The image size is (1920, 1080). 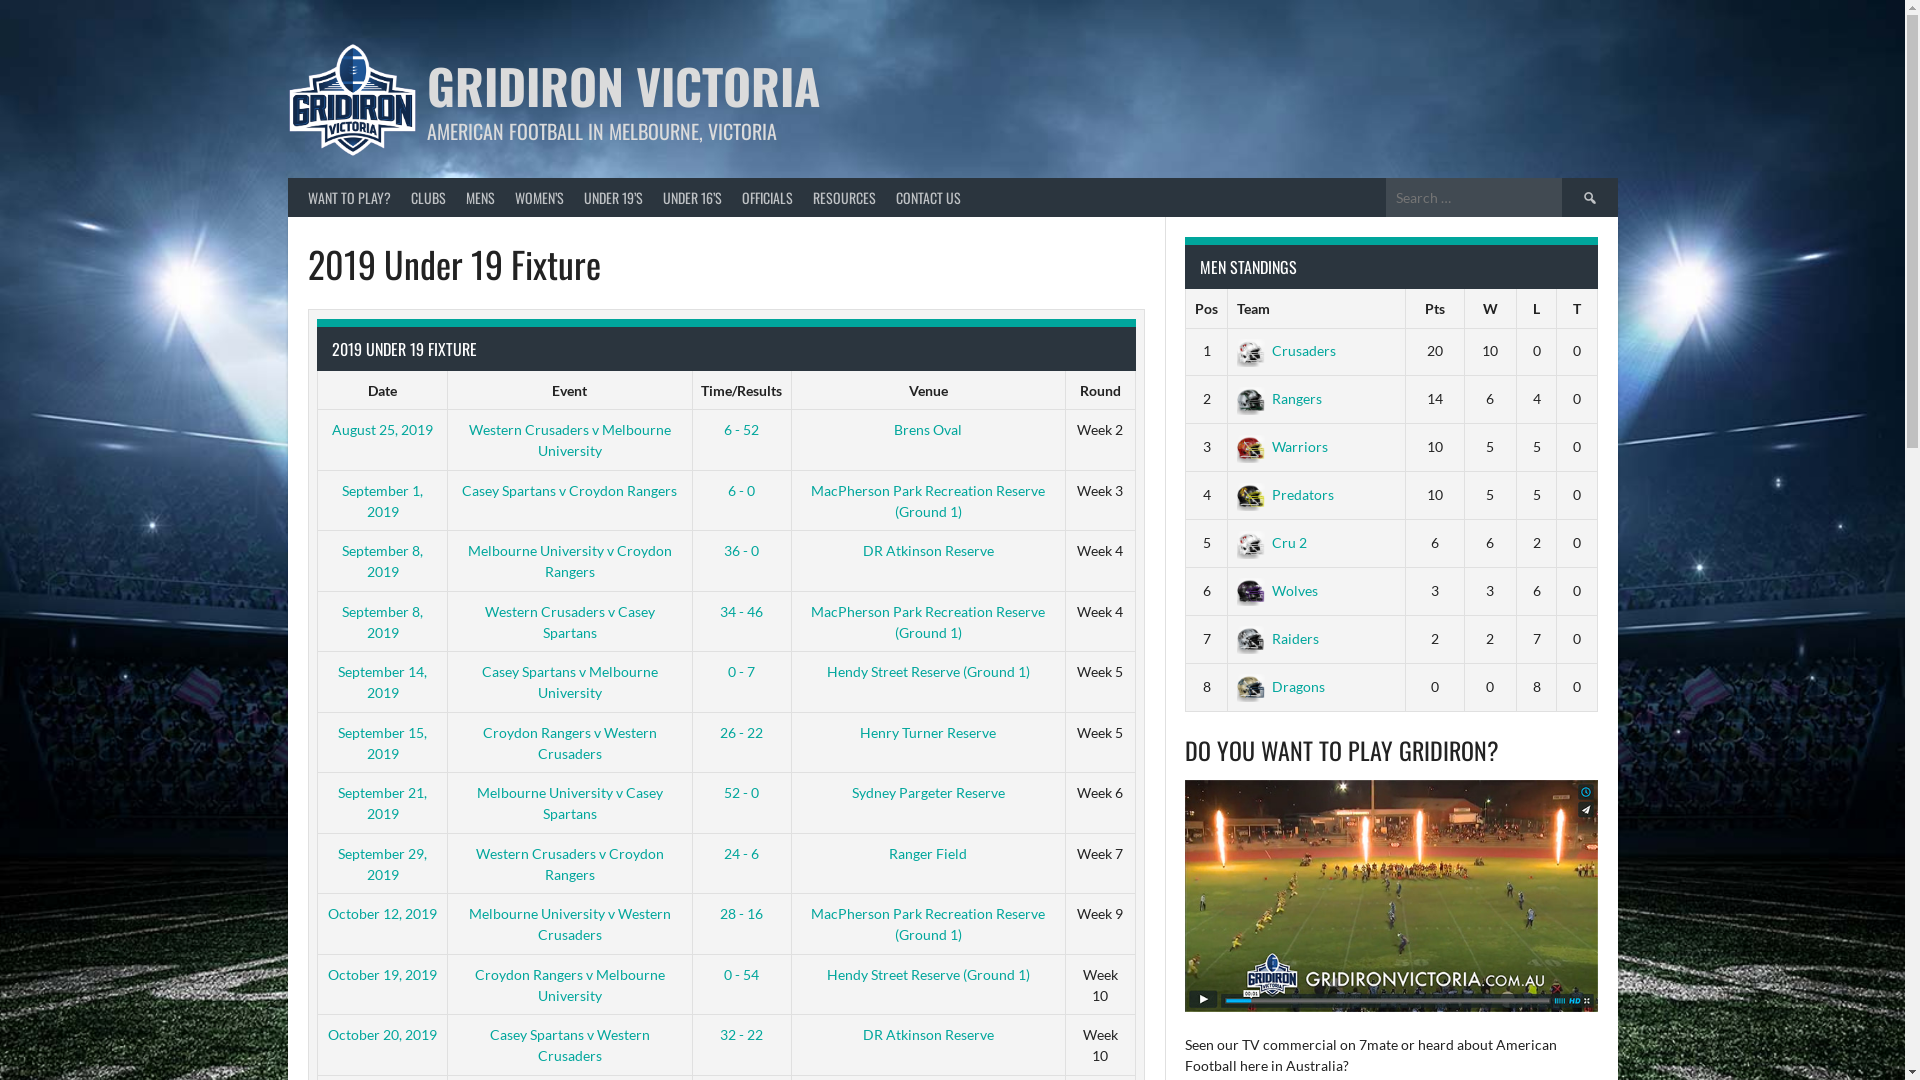 I want to click on 'Ranger Field', so click(x=887, y=852).